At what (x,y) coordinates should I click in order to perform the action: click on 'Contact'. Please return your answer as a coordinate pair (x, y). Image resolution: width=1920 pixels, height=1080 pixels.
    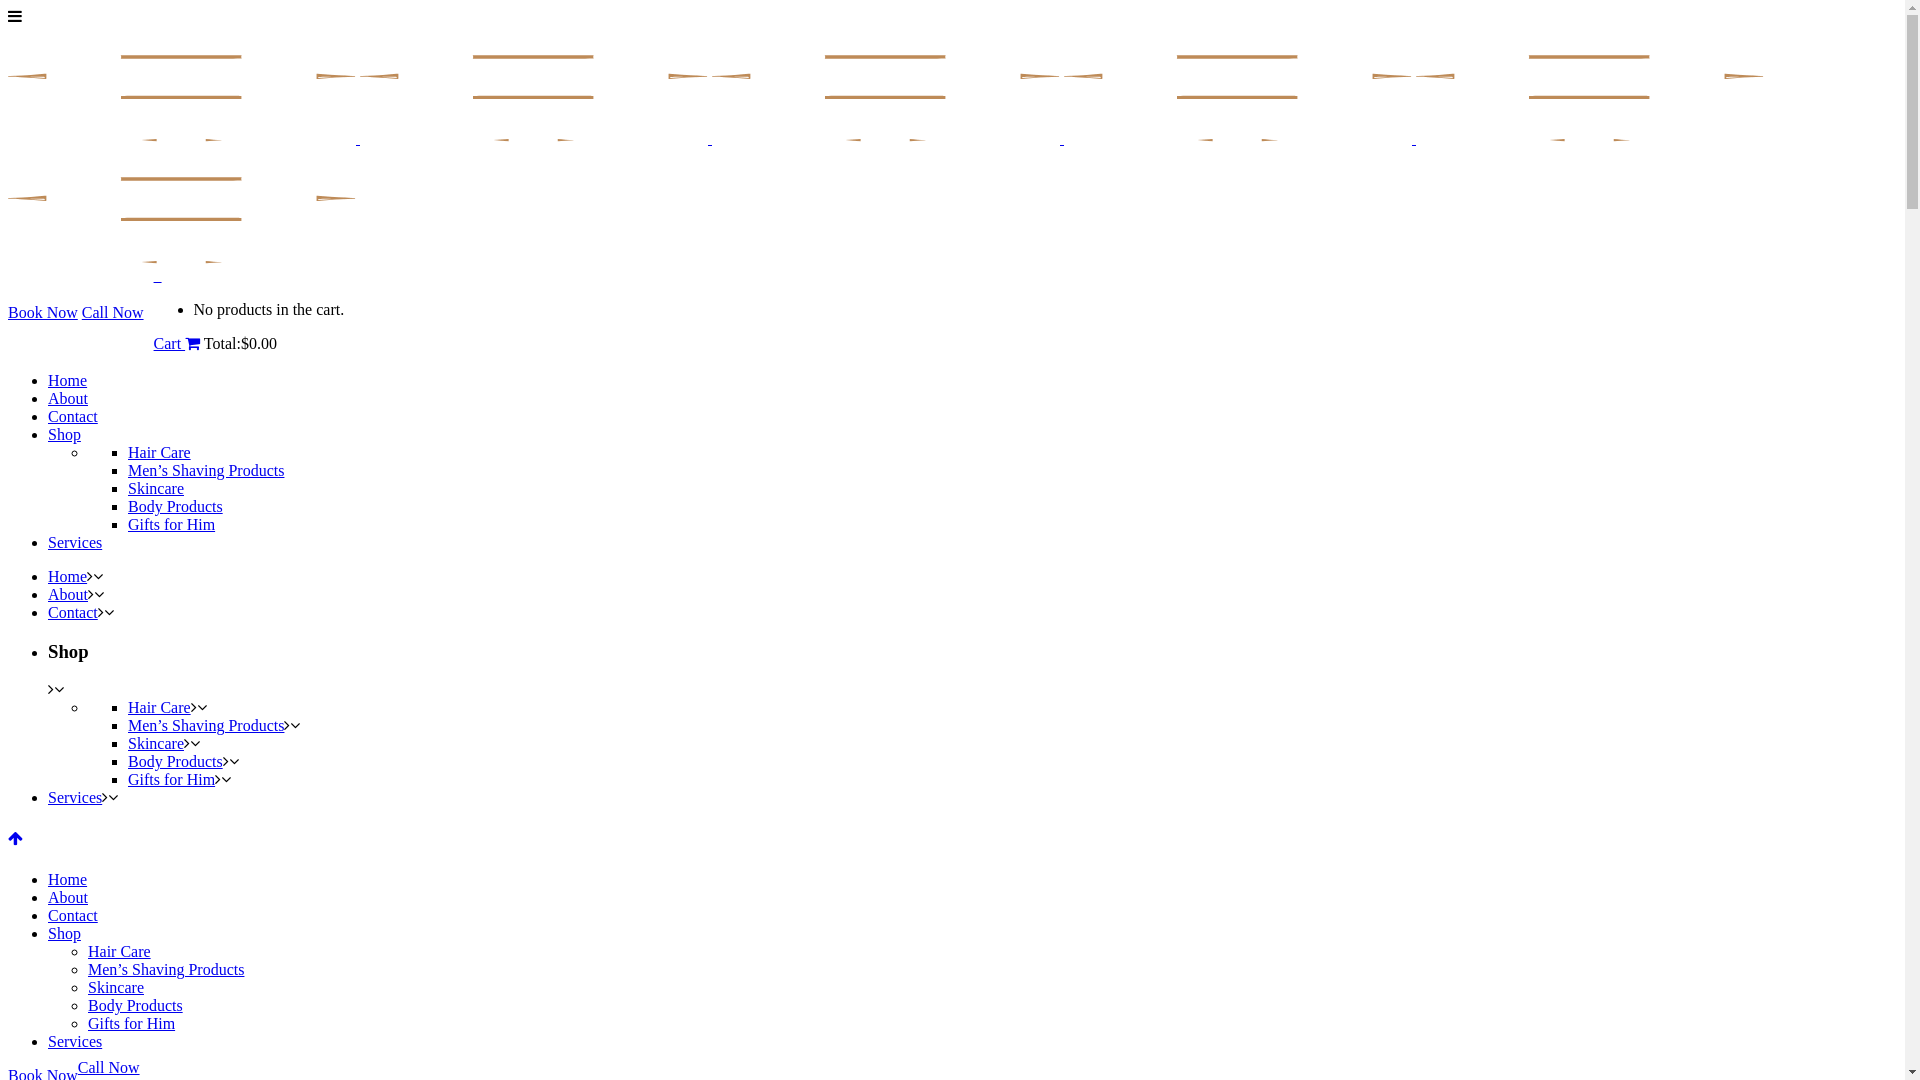
    Looking at the image, I should click on (48, 915).